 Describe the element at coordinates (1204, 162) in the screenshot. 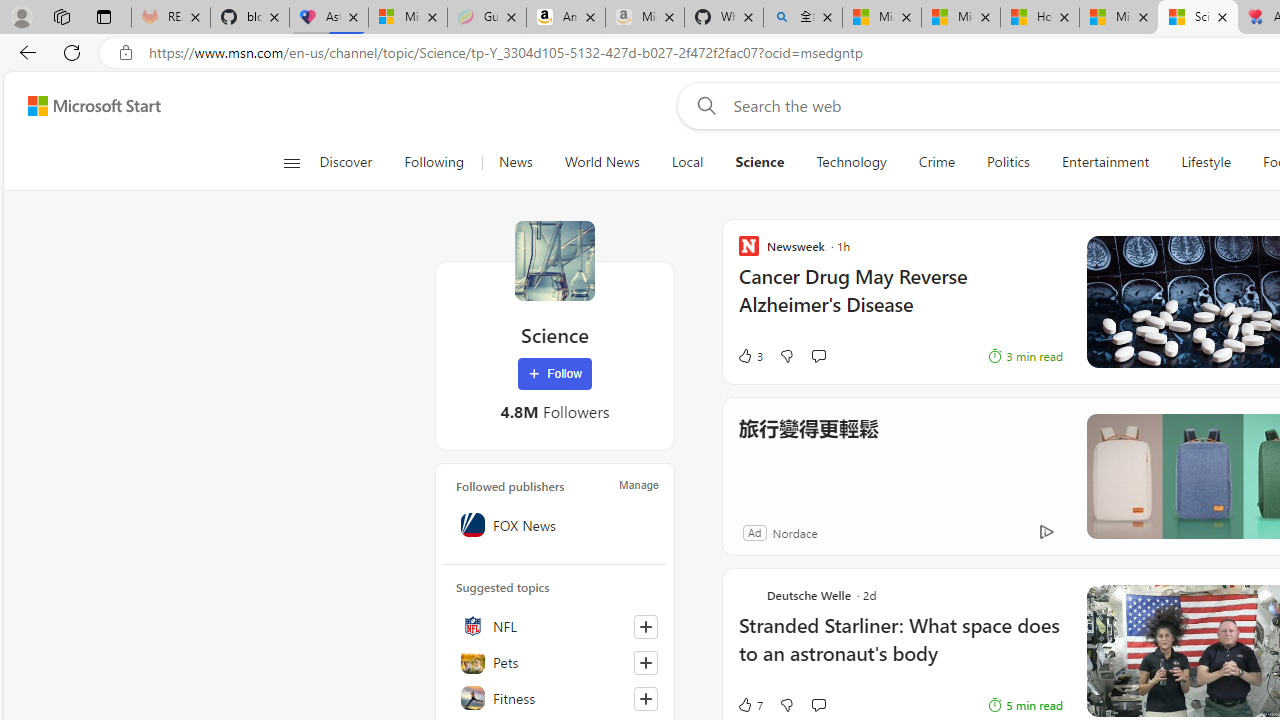

I see `'Lifestyle'` at that location.